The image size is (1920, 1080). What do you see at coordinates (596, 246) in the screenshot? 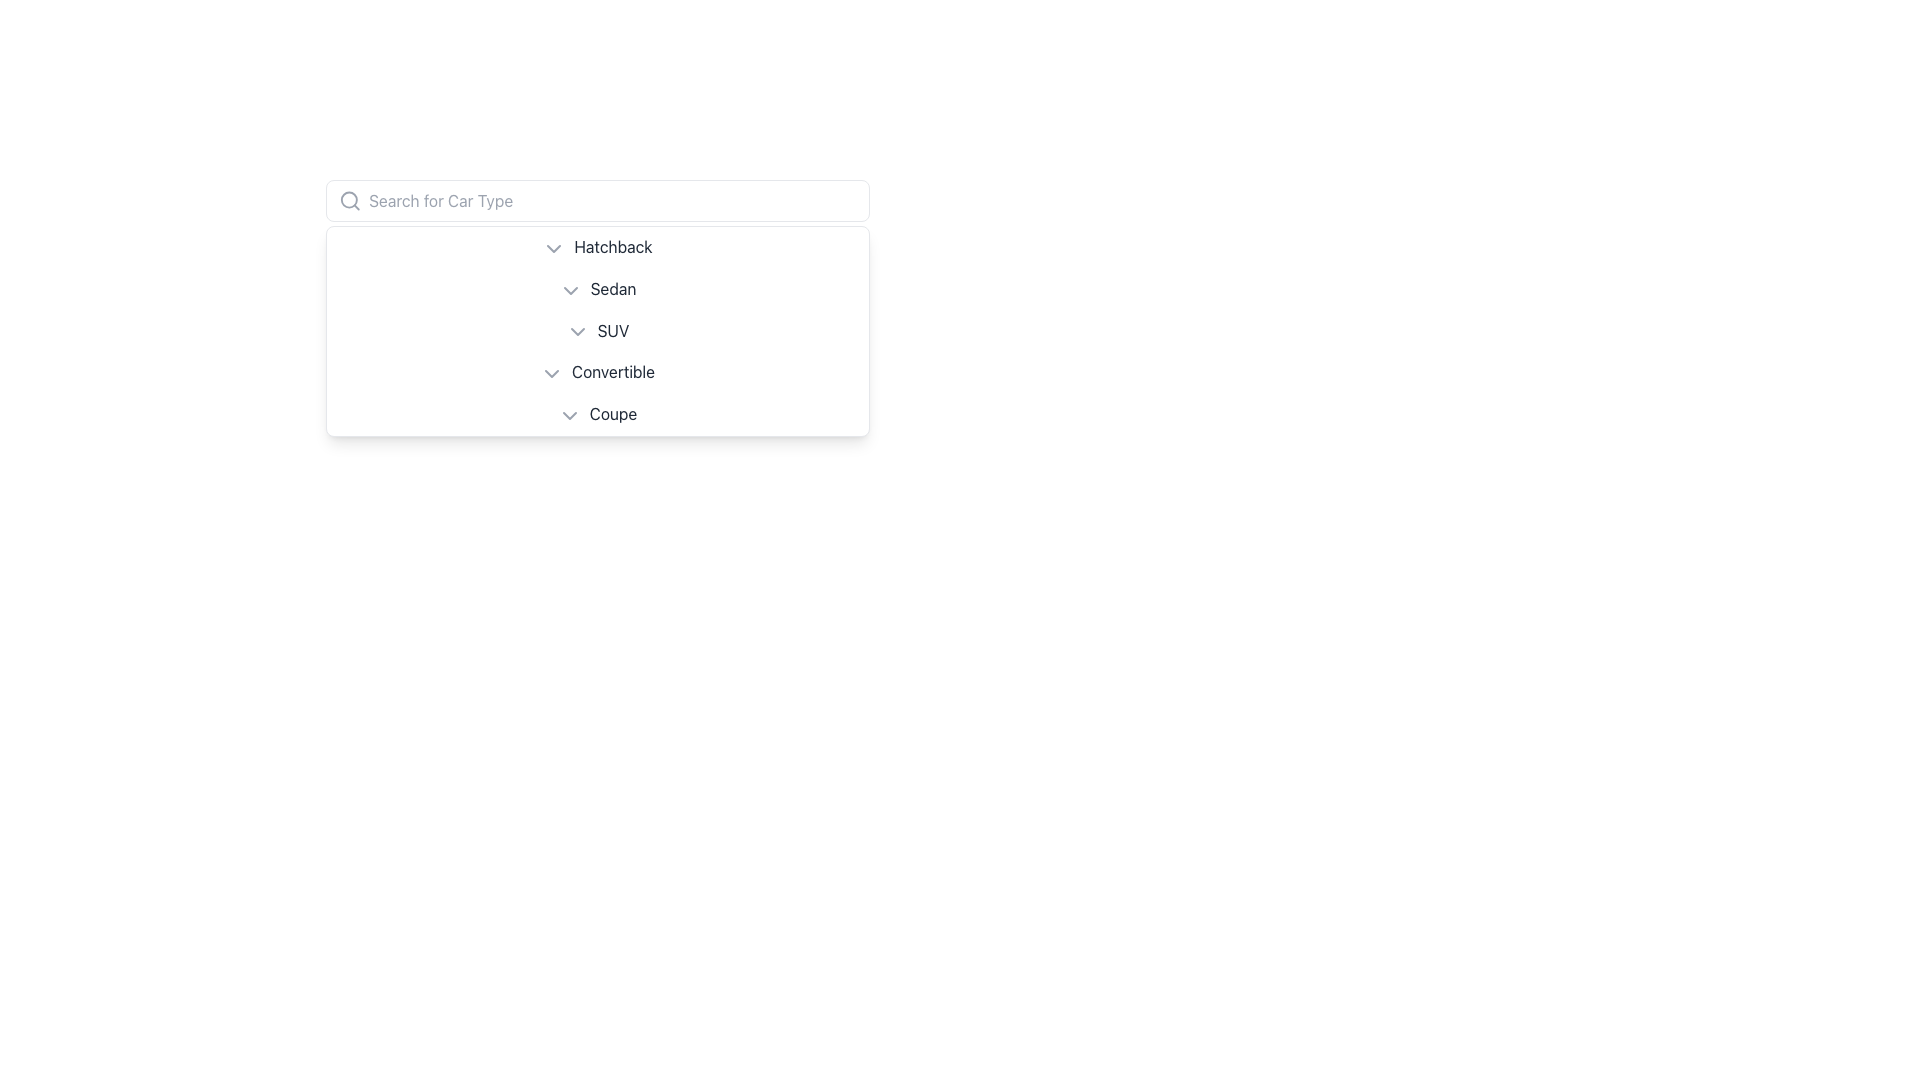
I see `the first entry labeled 'Hatchback' in the dropdown menu` at bounding box center [596, 246].